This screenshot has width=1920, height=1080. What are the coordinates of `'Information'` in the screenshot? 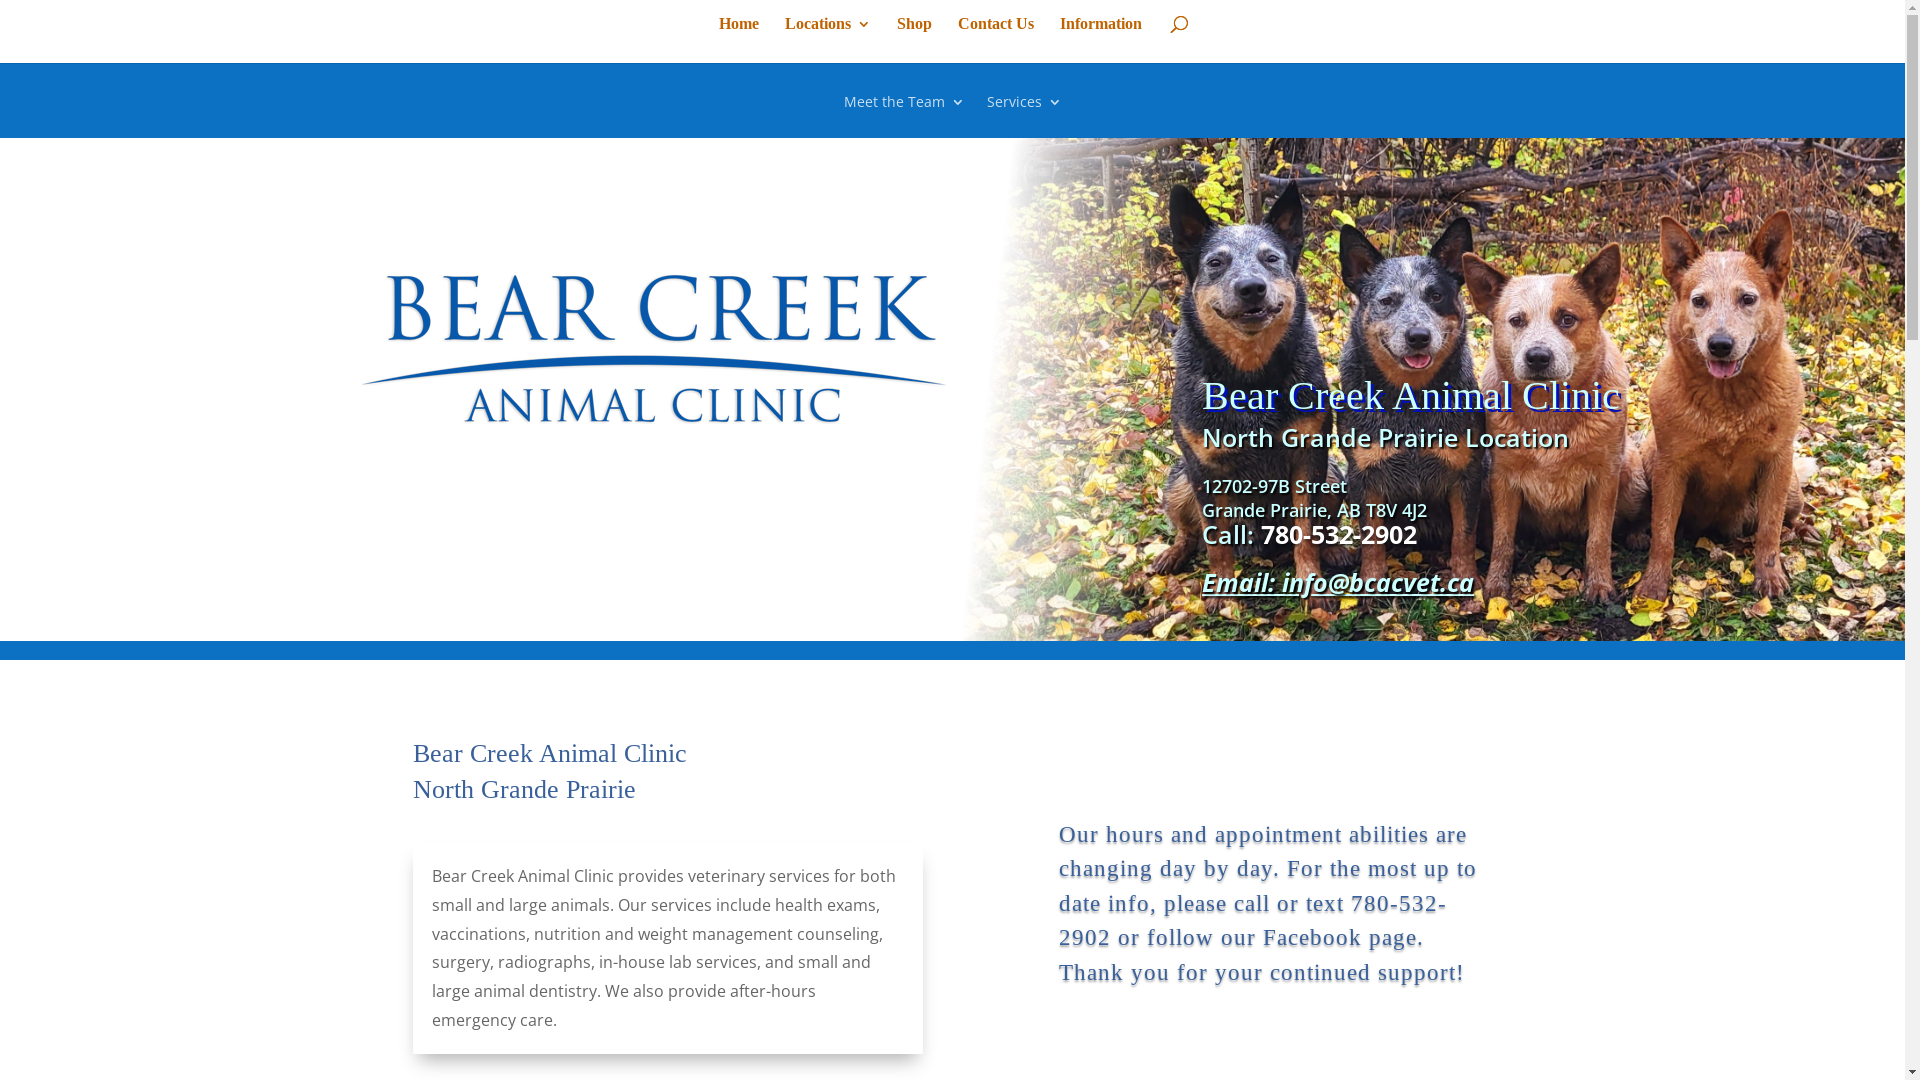 It's located at (1099, 39).